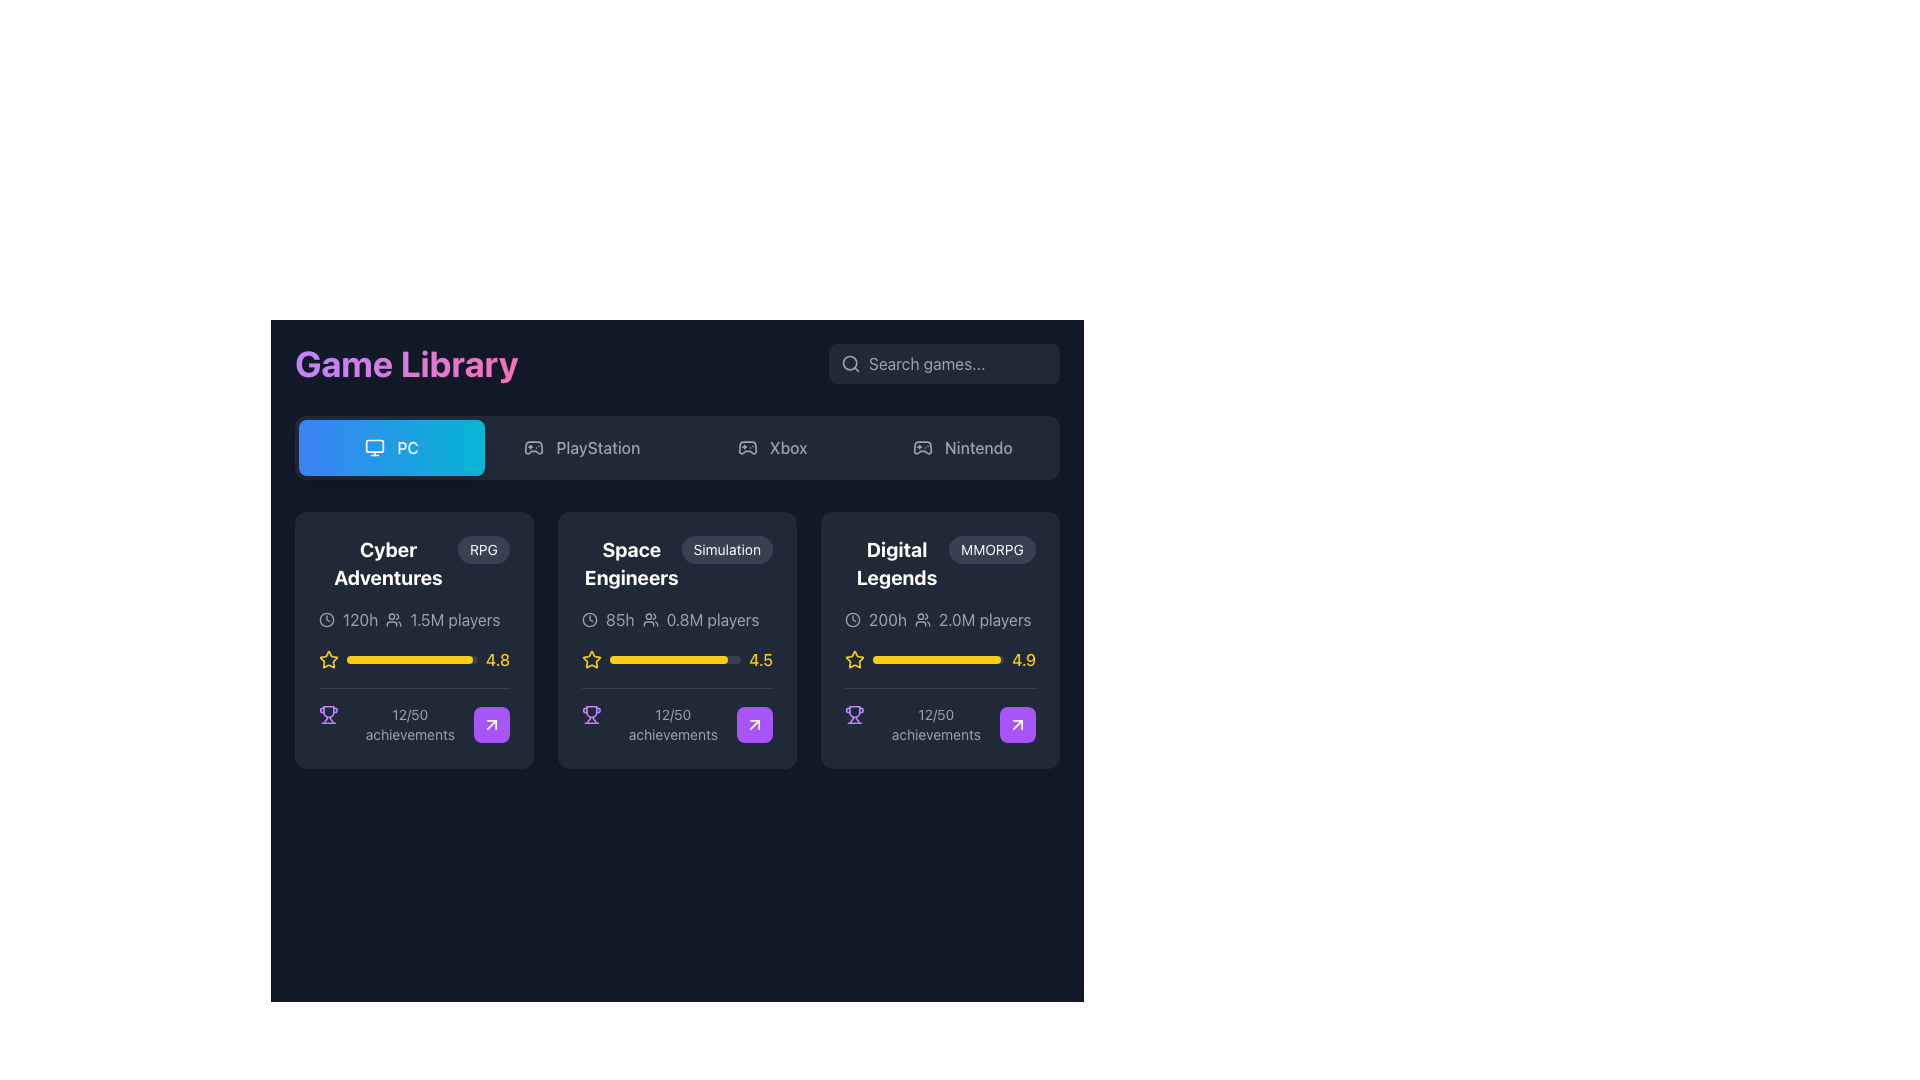 Image resolution: width=1920 pixels, height=1080 pixels. What do you see at coordinates (589, 619) in the screenshot?
I see `the time-related metric icon located to the far left of the text '85h' in the second card titled 'Space Engineers'` at bounding box center [589, 619].